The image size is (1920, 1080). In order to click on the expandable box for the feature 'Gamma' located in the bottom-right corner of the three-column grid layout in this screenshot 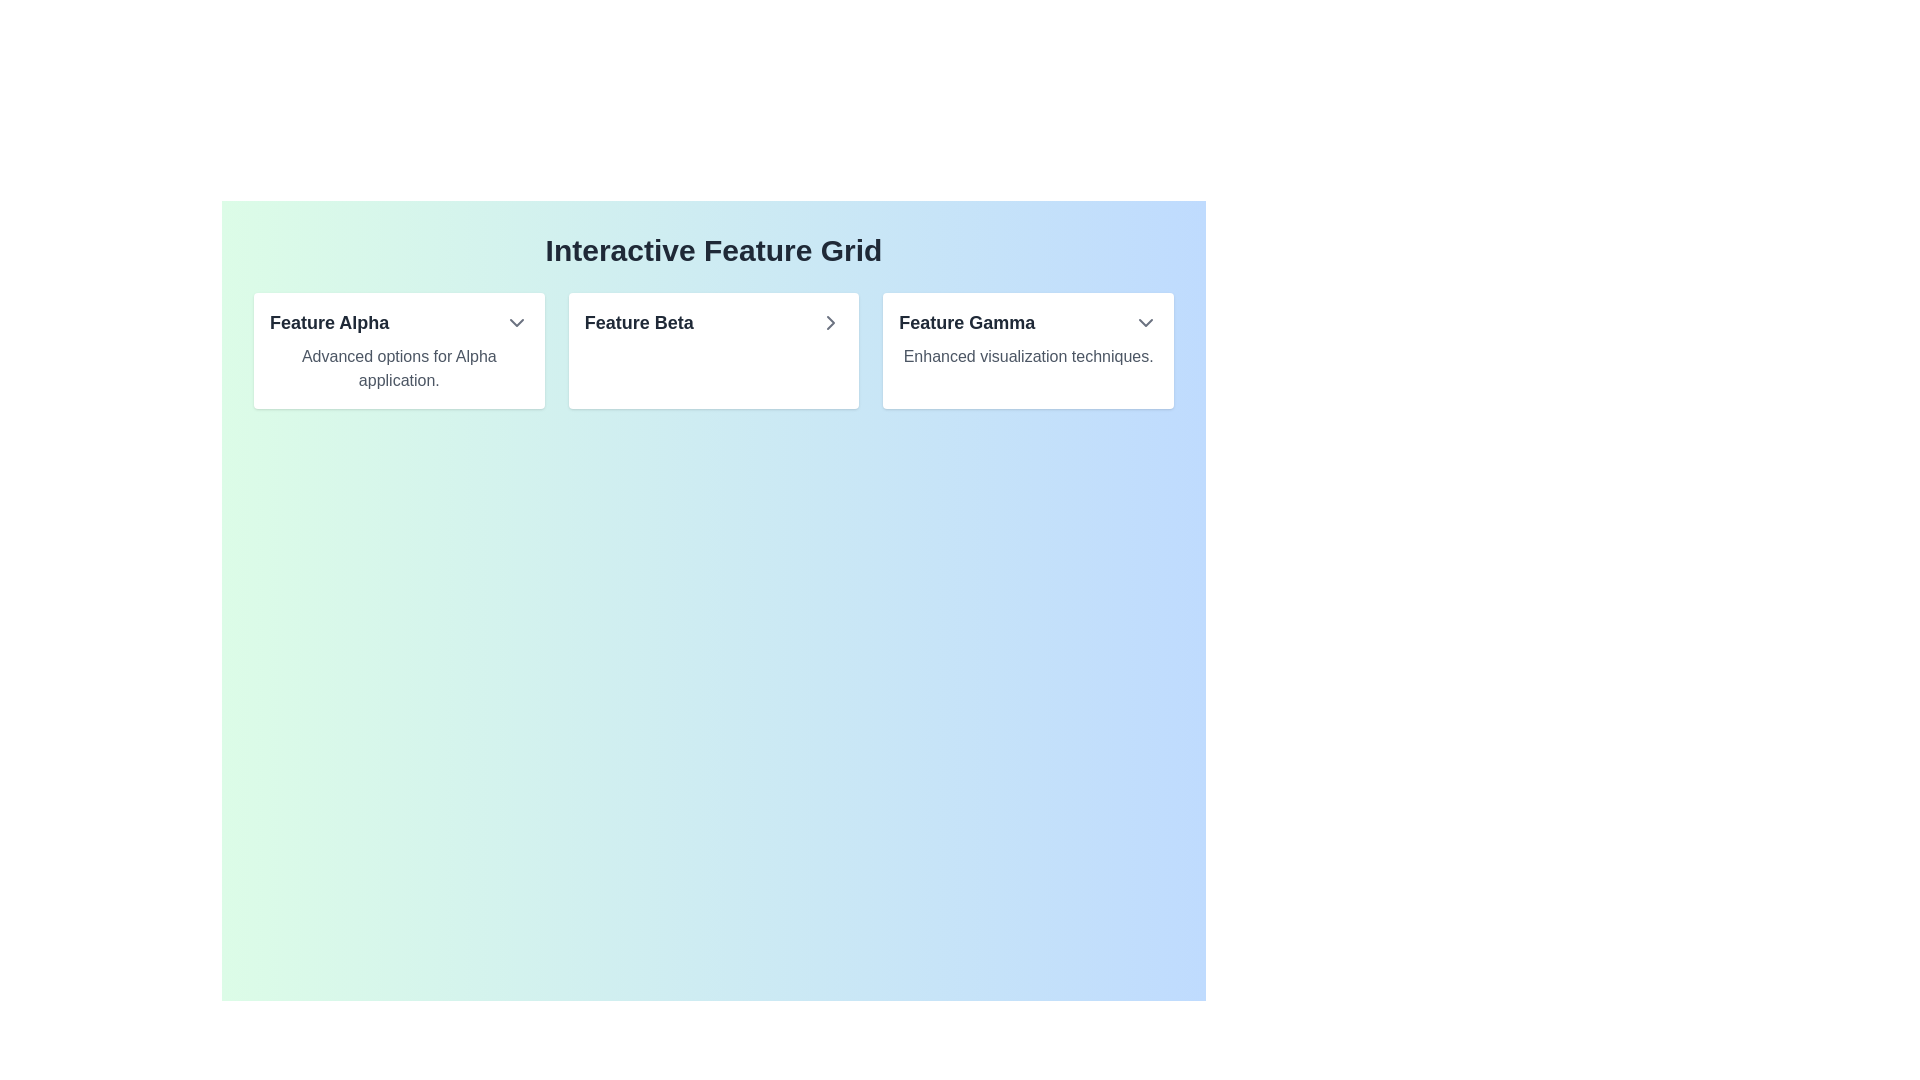, I will do `click(1028, 350)`.